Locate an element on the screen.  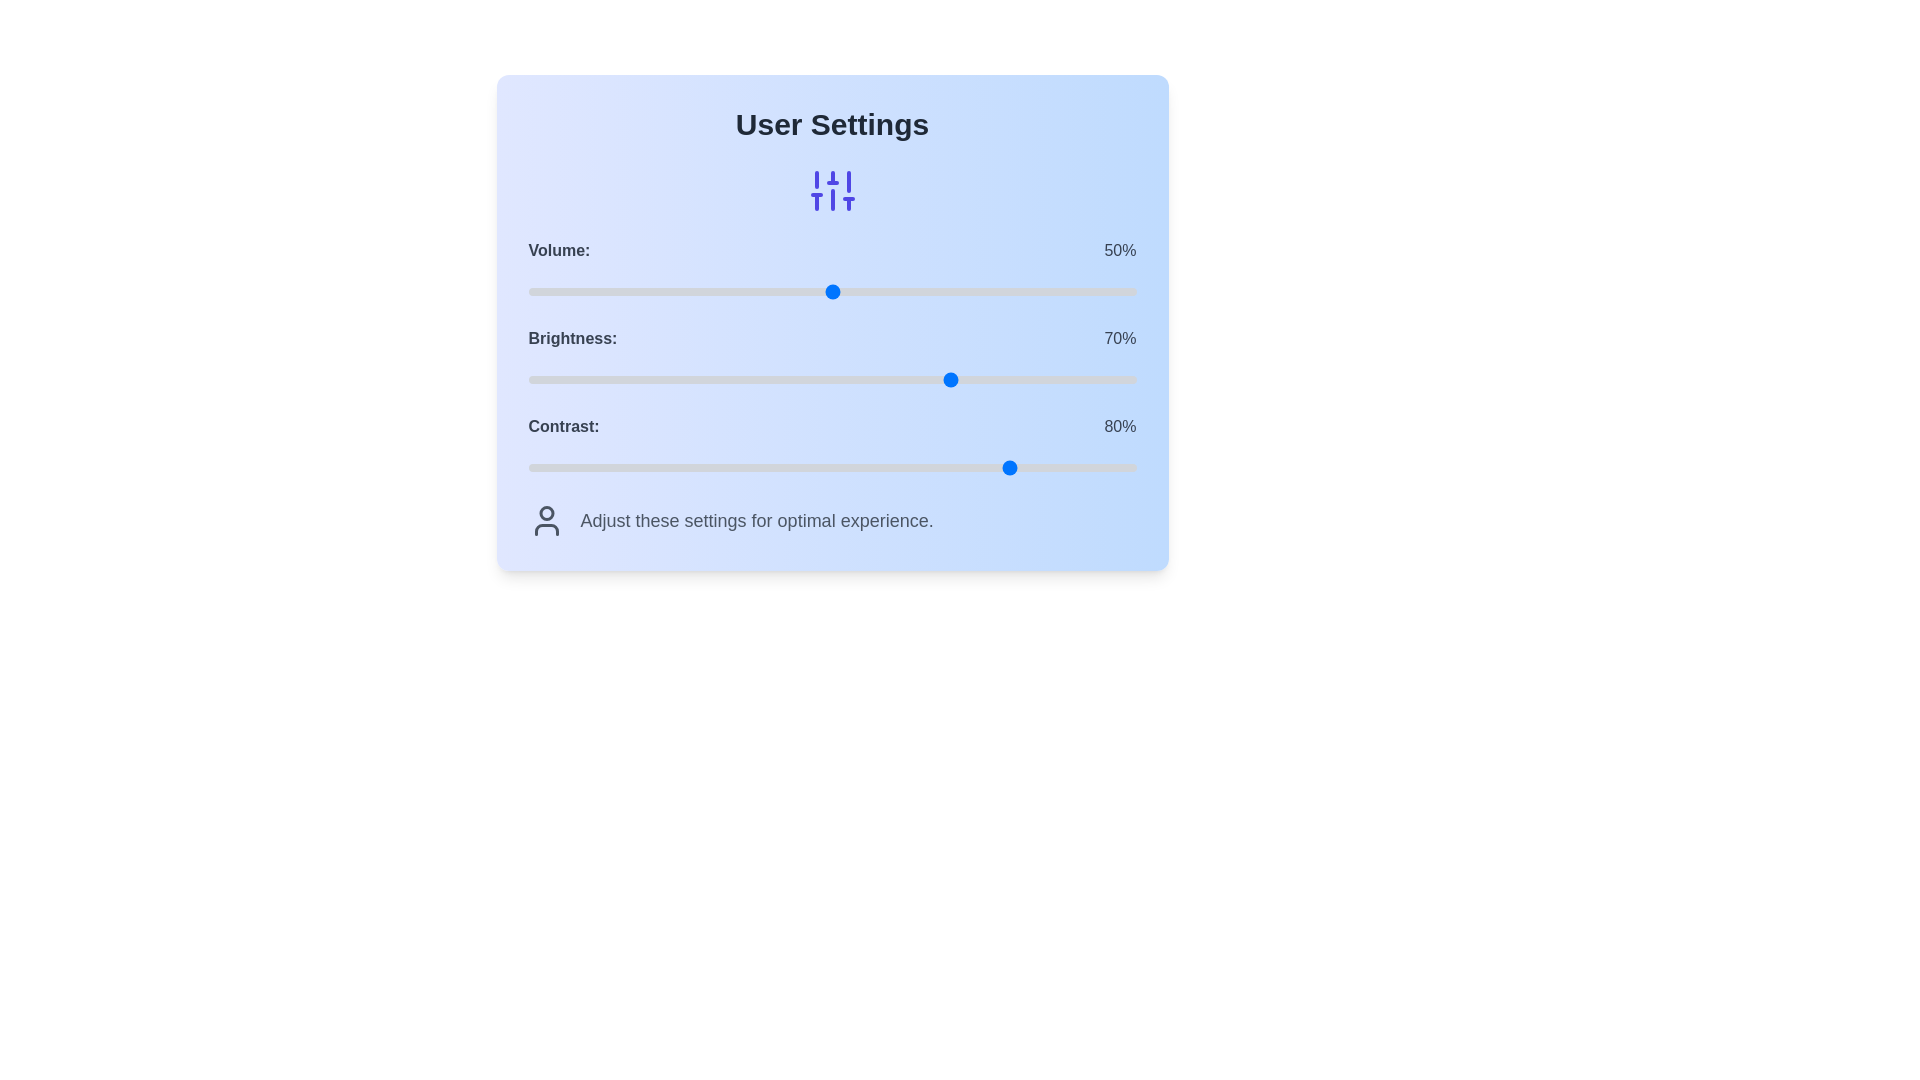
the static text element displaying '80%' in gray font, which indicates the contrast level in the settings interface is located at coordinates (1120, 426).